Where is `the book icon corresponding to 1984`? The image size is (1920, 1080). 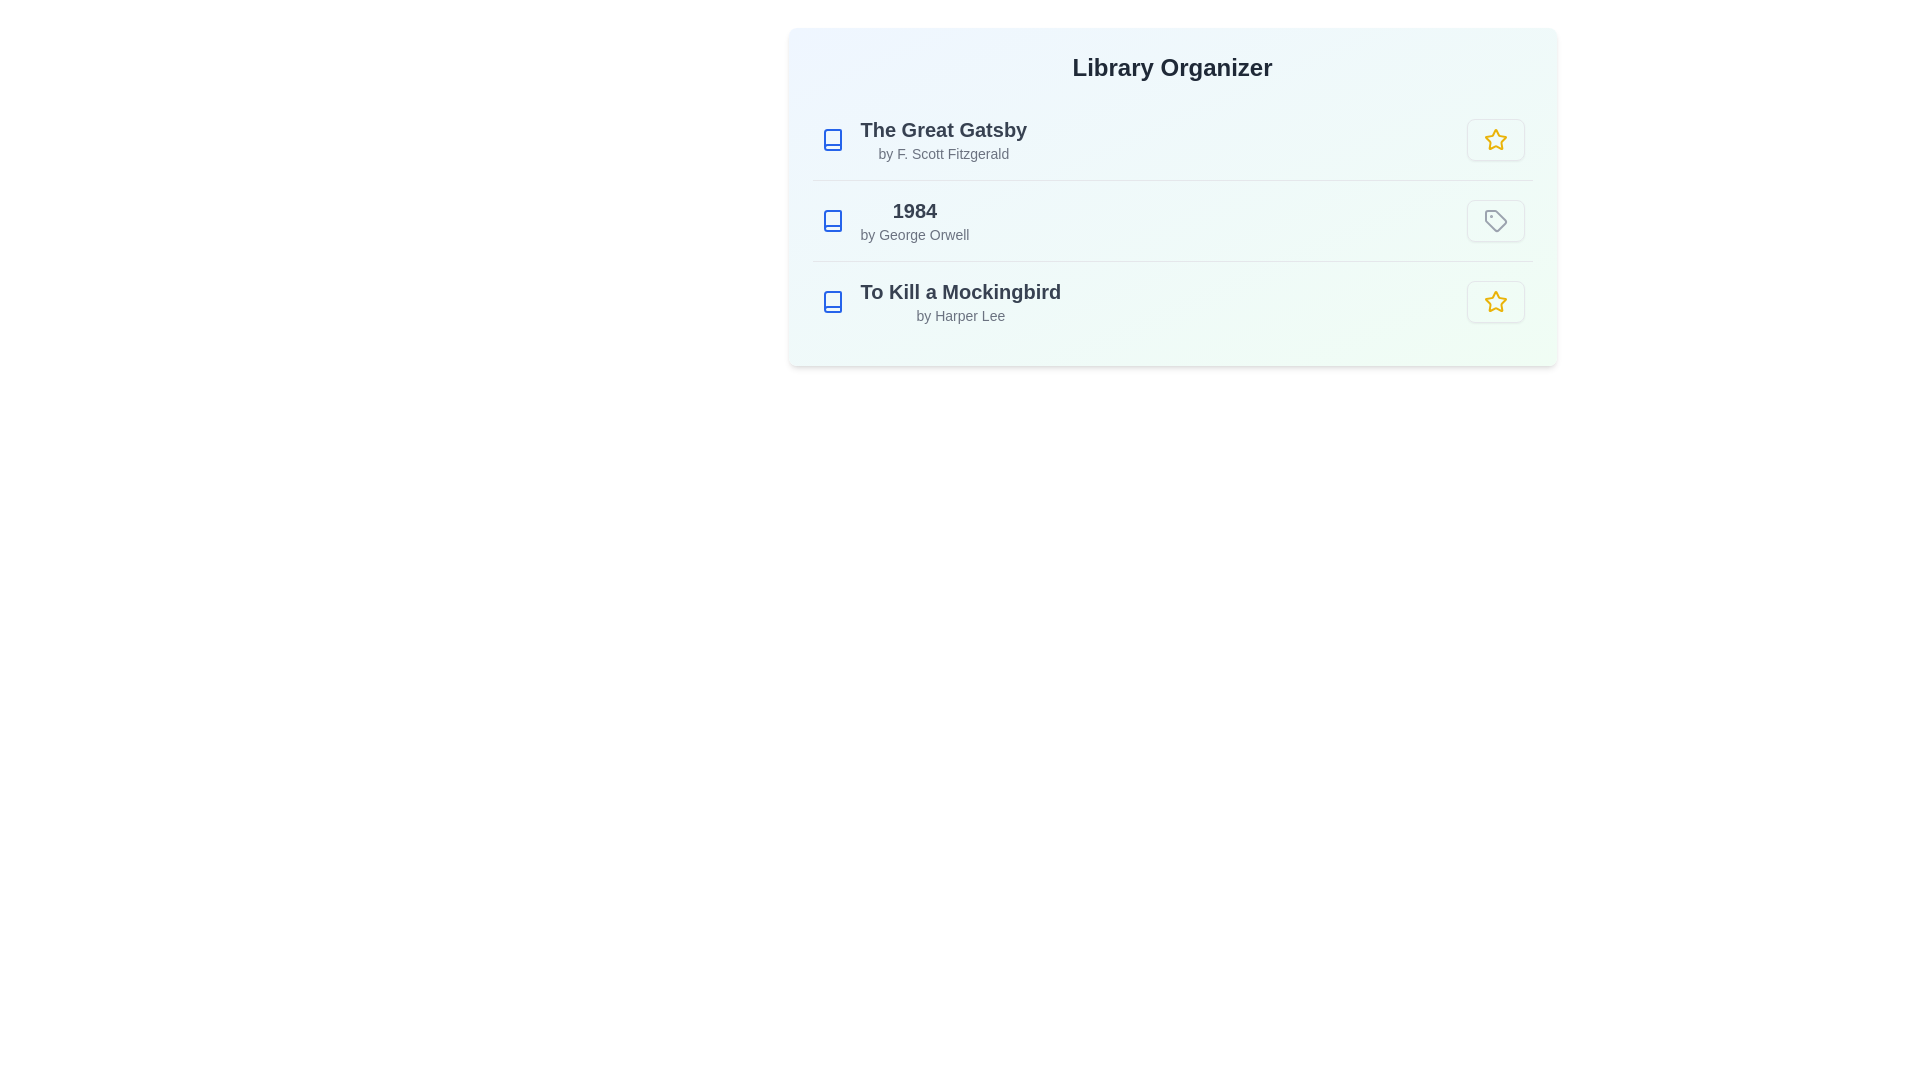 the book icon corresponding to 1984 is located at coordinates (832, 220).